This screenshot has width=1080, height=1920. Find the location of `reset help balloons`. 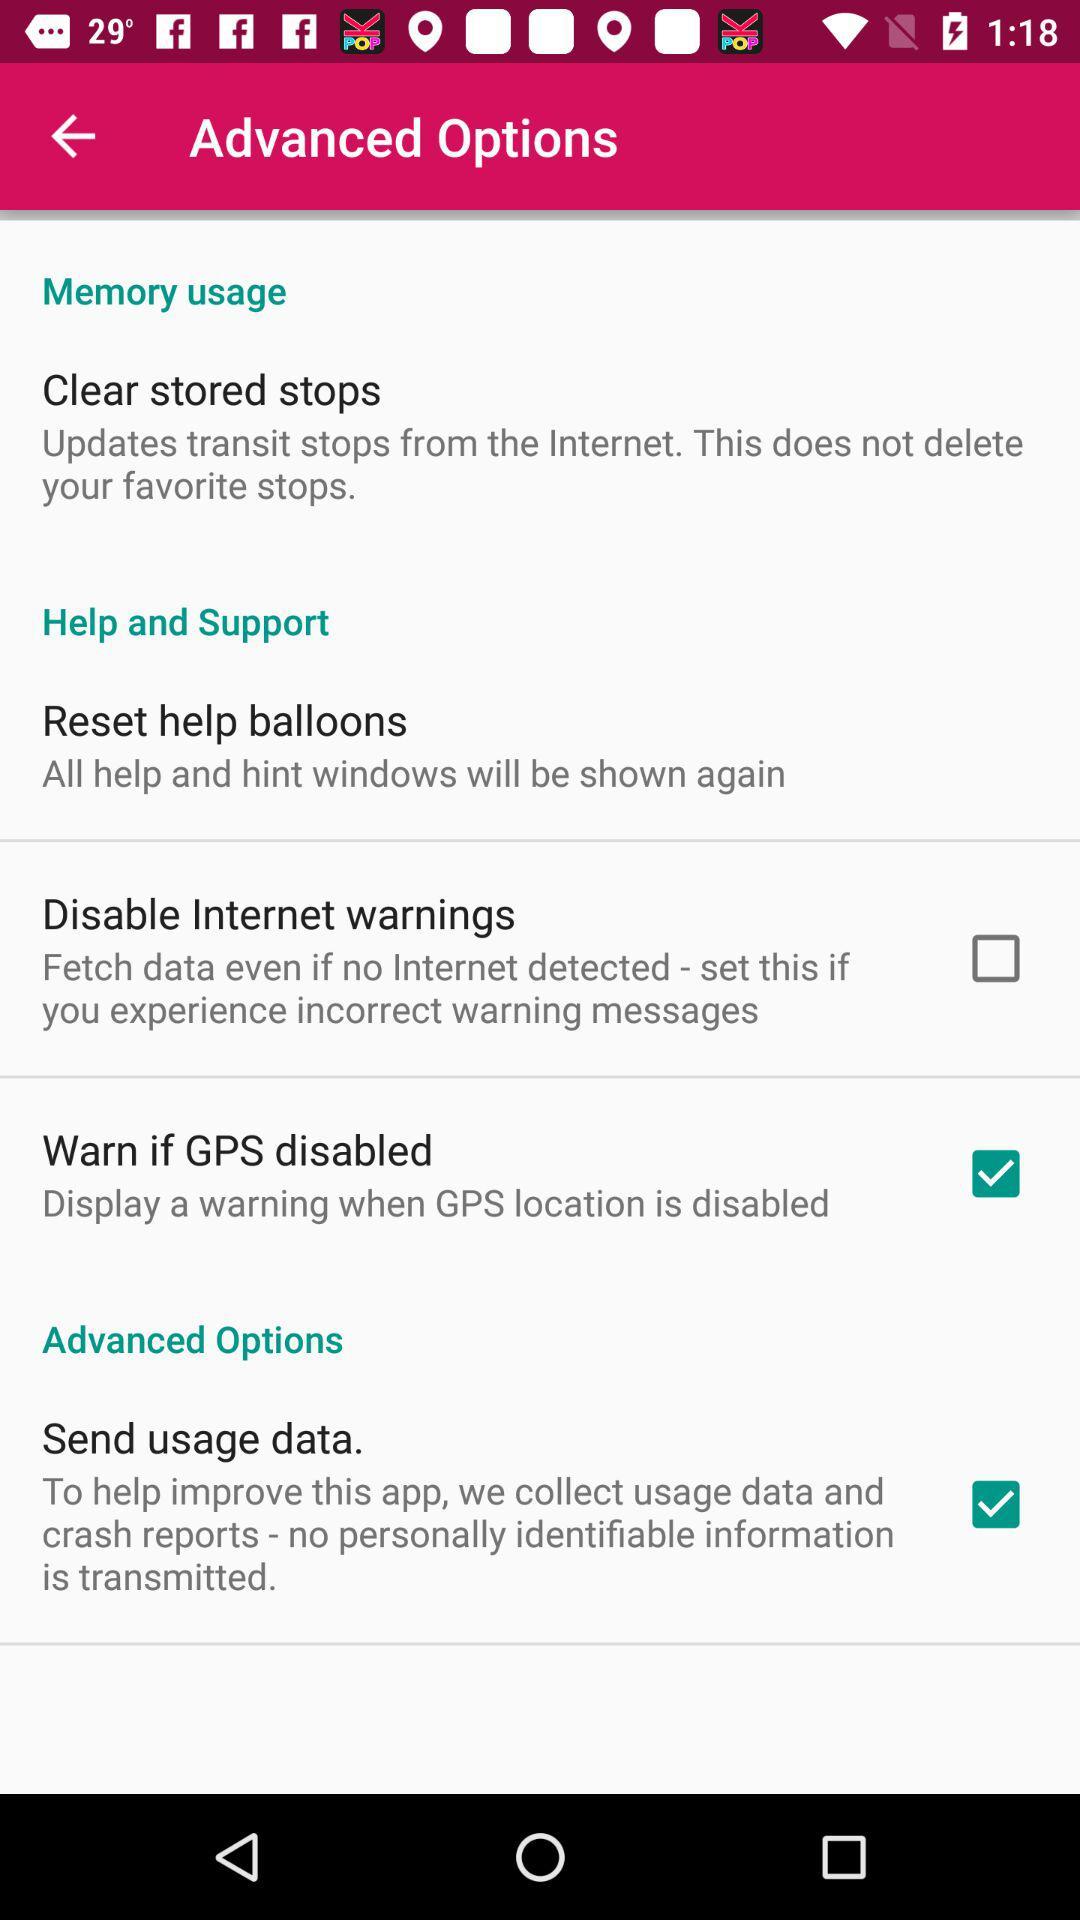

reset help balloons is located at coordinates (224, 719).